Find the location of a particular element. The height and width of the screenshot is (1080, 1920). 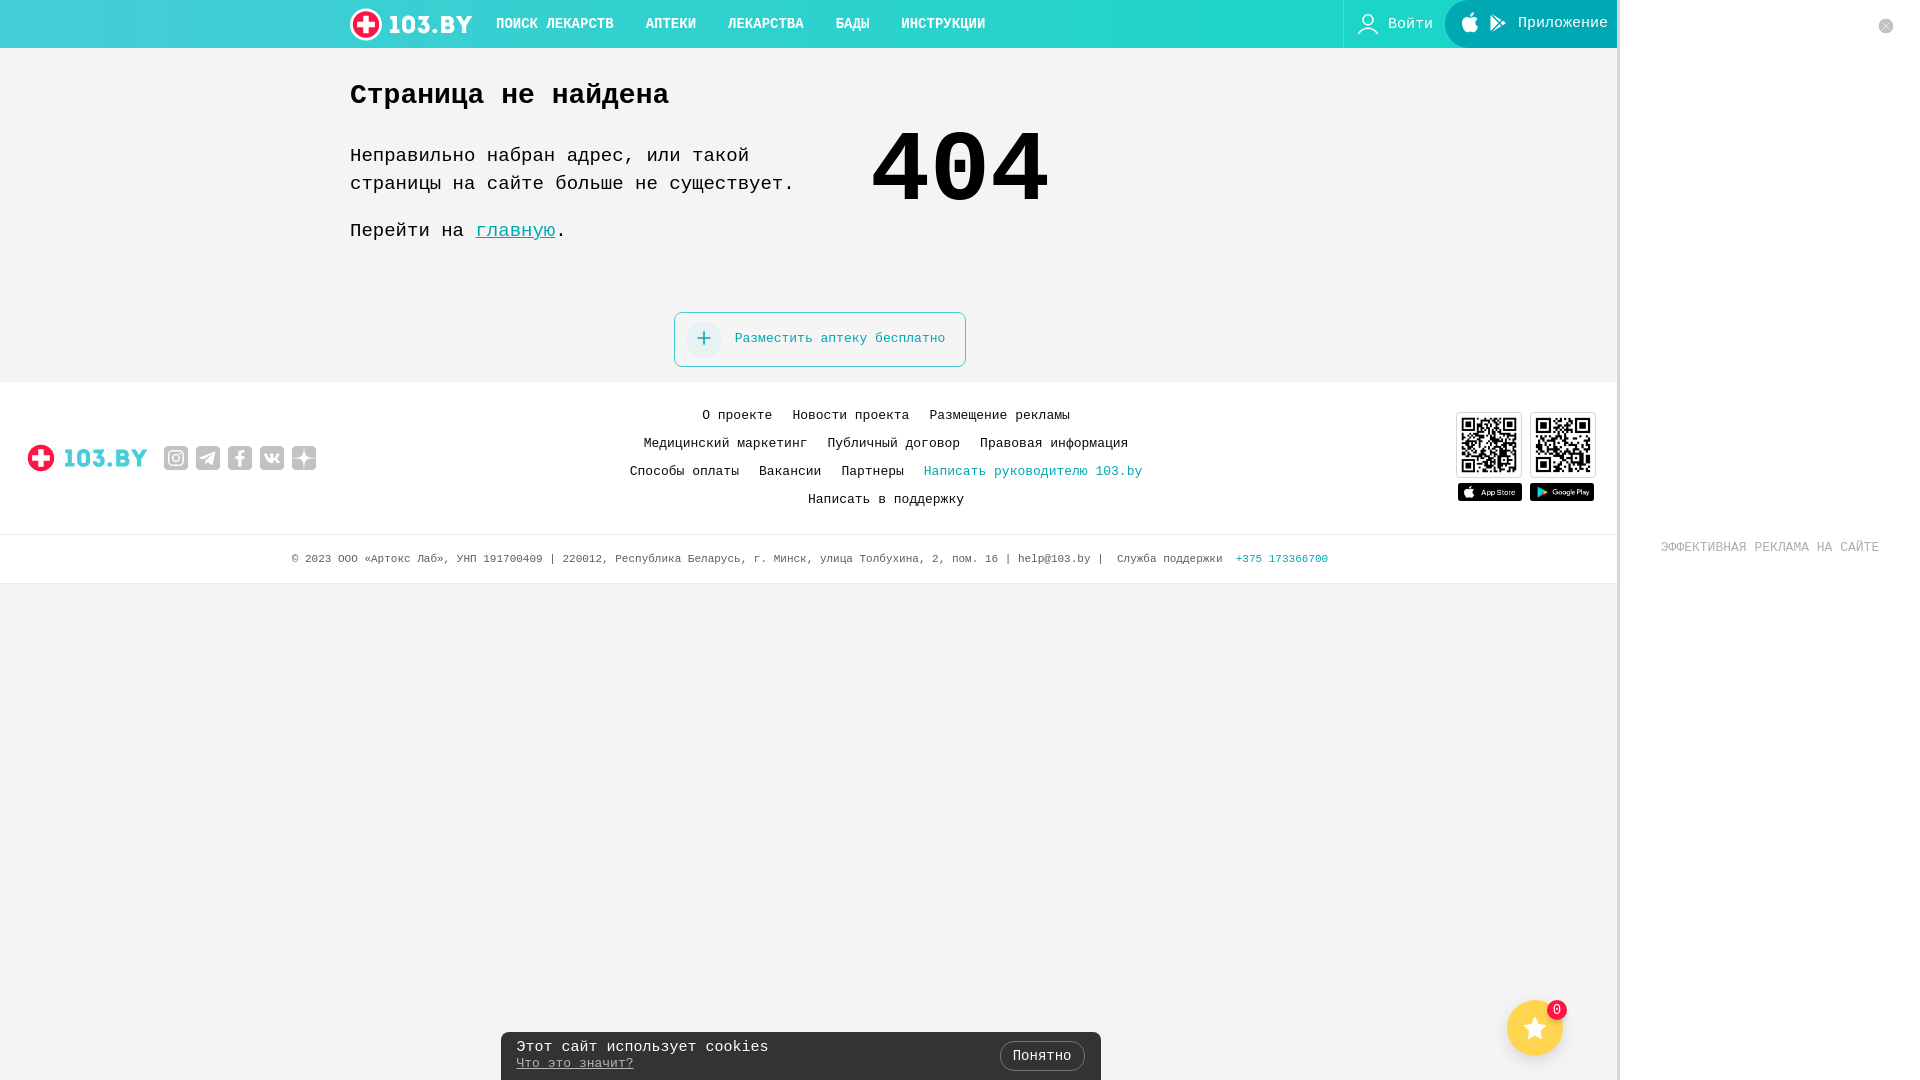

'+375 173366700' is located at coordinates (1235, 559).